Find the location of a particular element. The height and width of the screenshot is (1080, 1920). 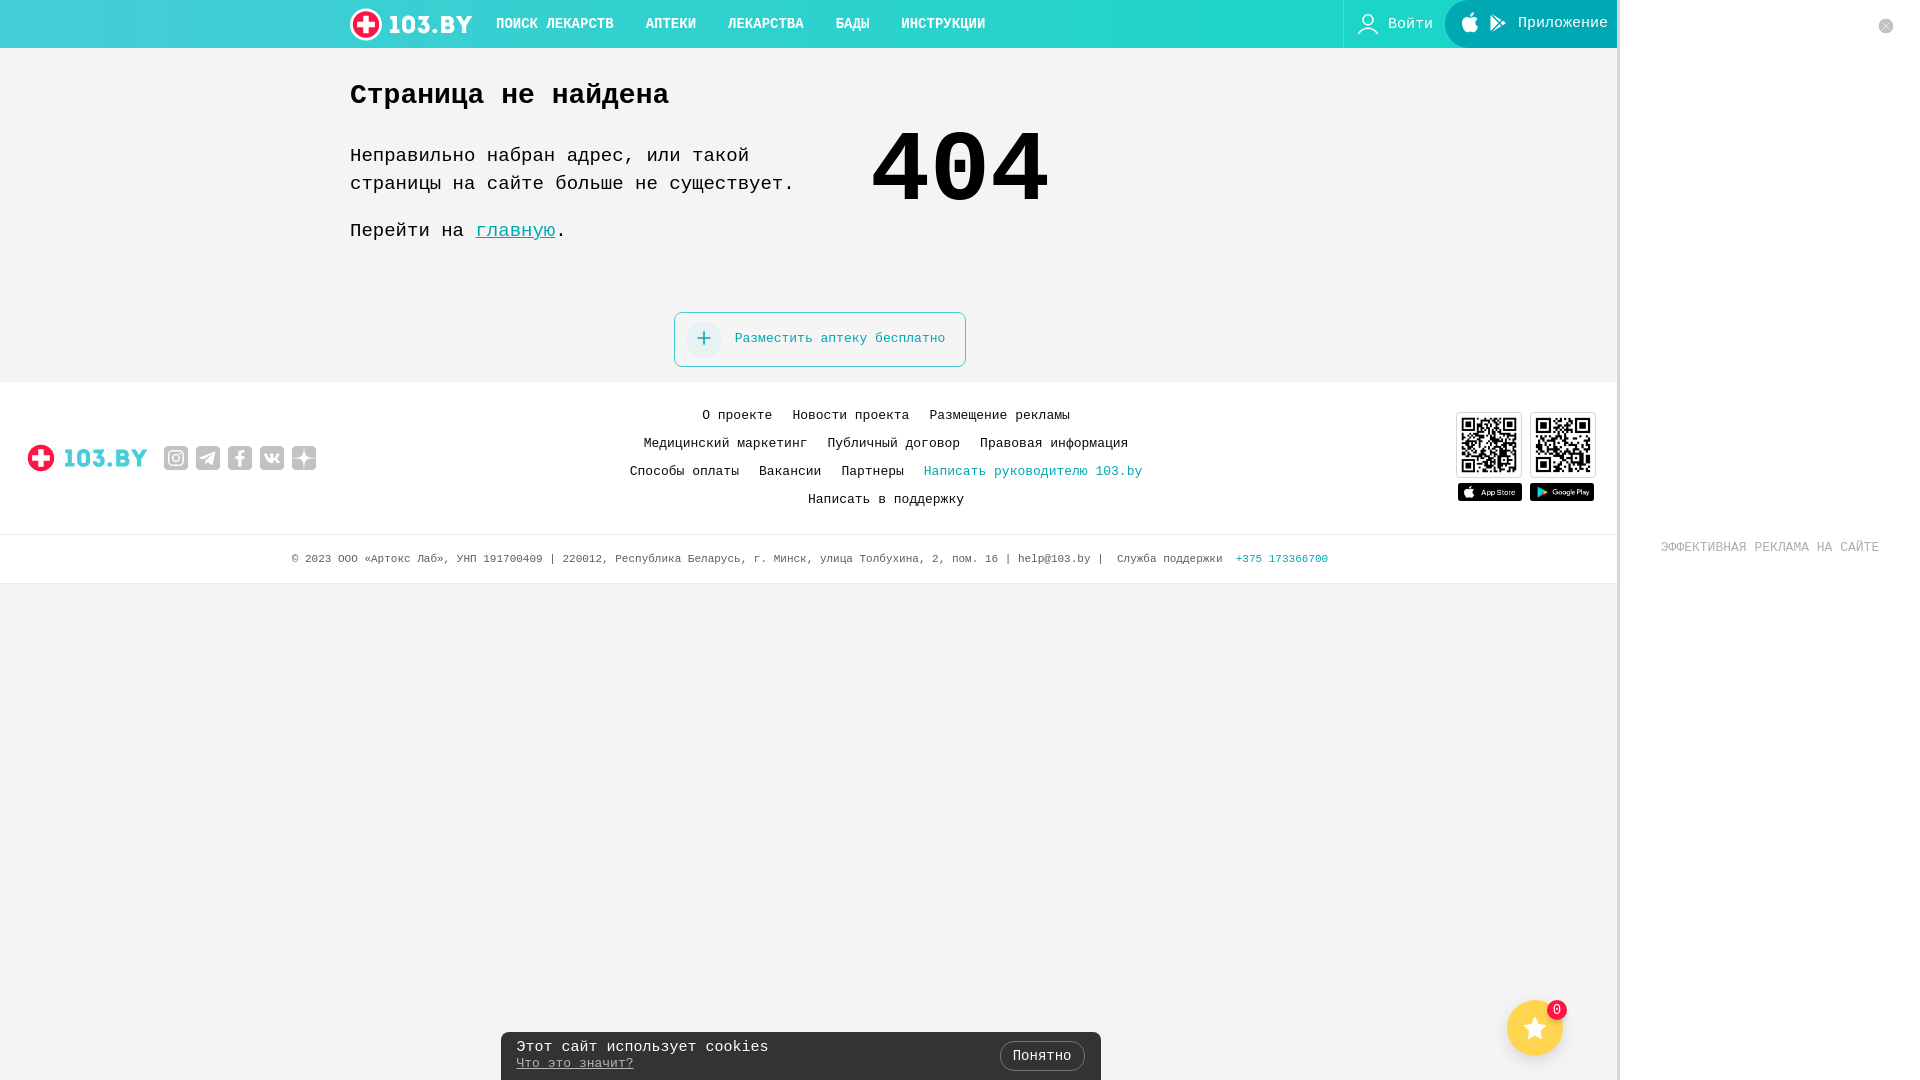

'+375 173366700' is located at coordinates (1235, 559).